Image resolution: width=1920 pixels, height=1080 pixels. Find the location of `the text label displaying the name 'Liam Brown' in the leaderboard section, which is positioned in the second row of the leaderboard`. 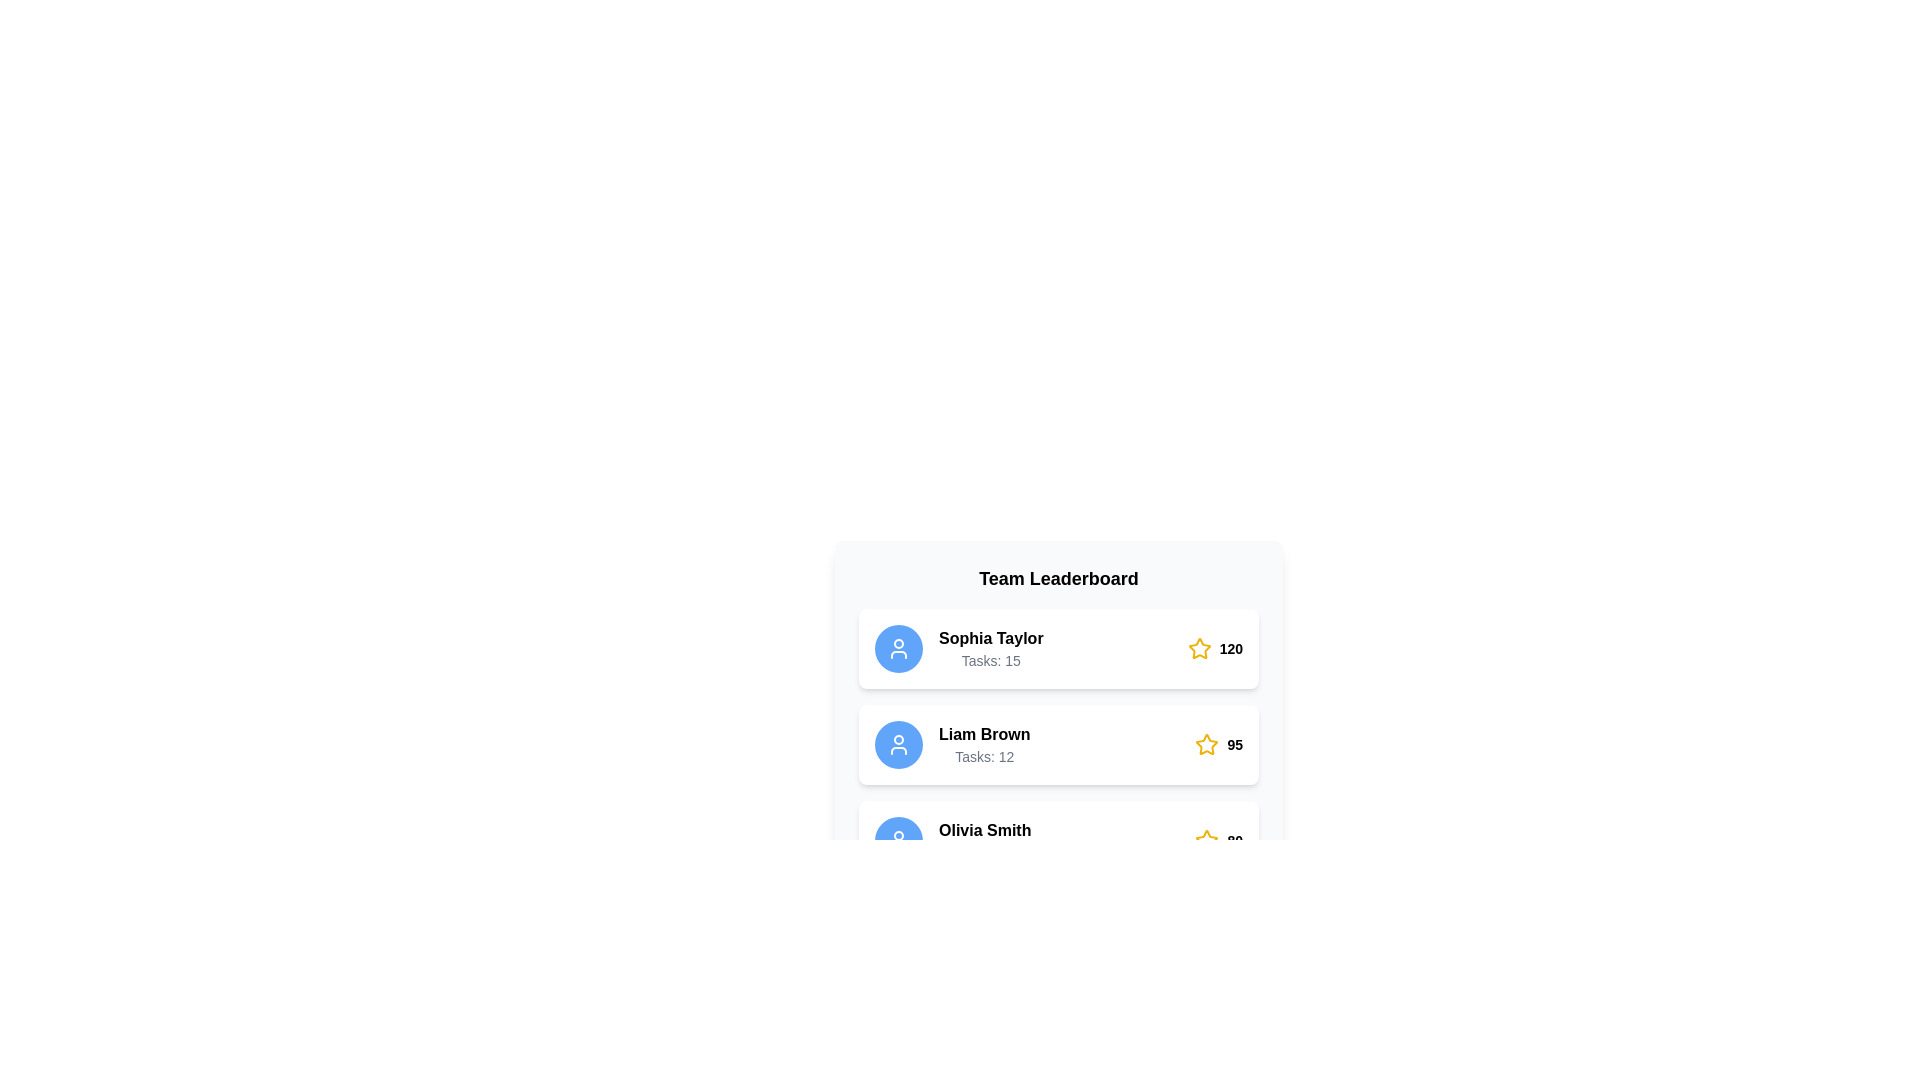

the text label displaying the name 'Liam Brown' in the leaderboard section, which is positioned in the second row of the leaderboard is located at coordinates (984, 735).